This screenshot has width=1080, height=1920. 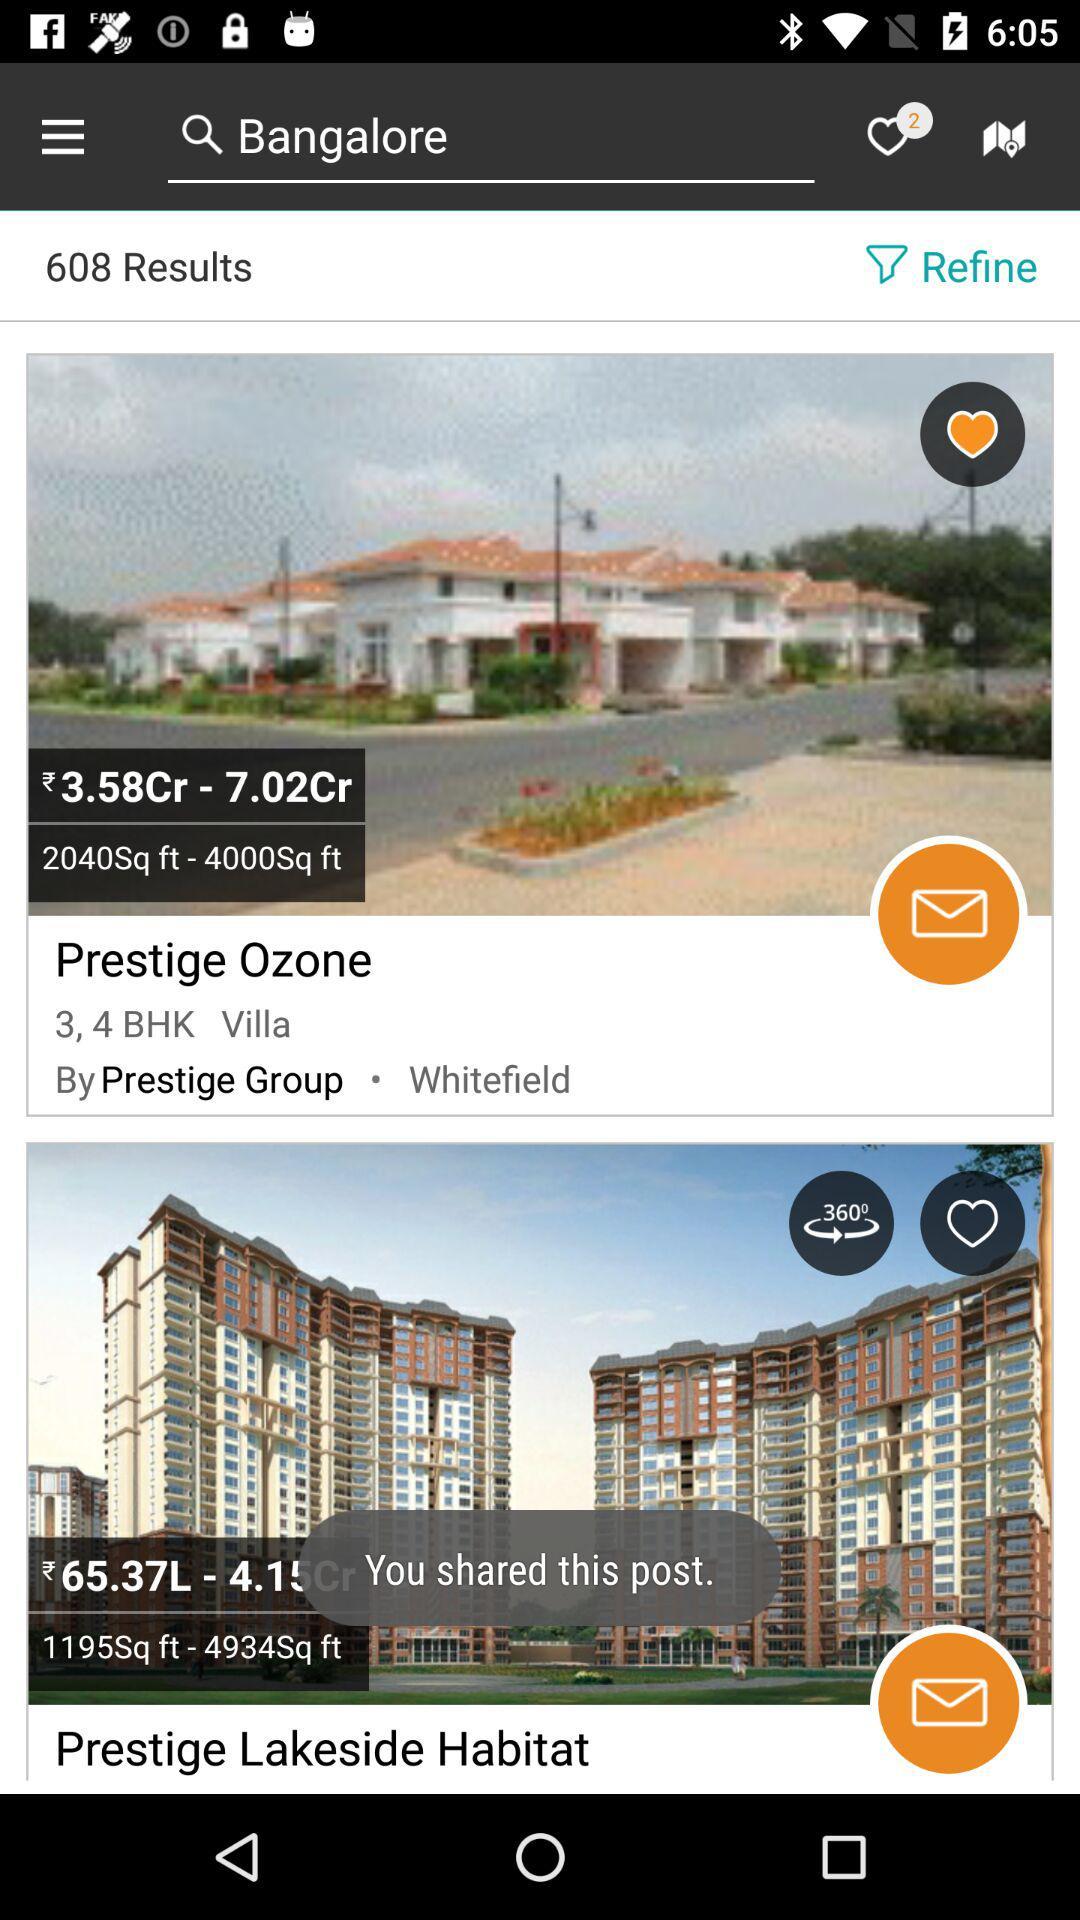 I want to click on 360 view, so click(x=841, y=1222).